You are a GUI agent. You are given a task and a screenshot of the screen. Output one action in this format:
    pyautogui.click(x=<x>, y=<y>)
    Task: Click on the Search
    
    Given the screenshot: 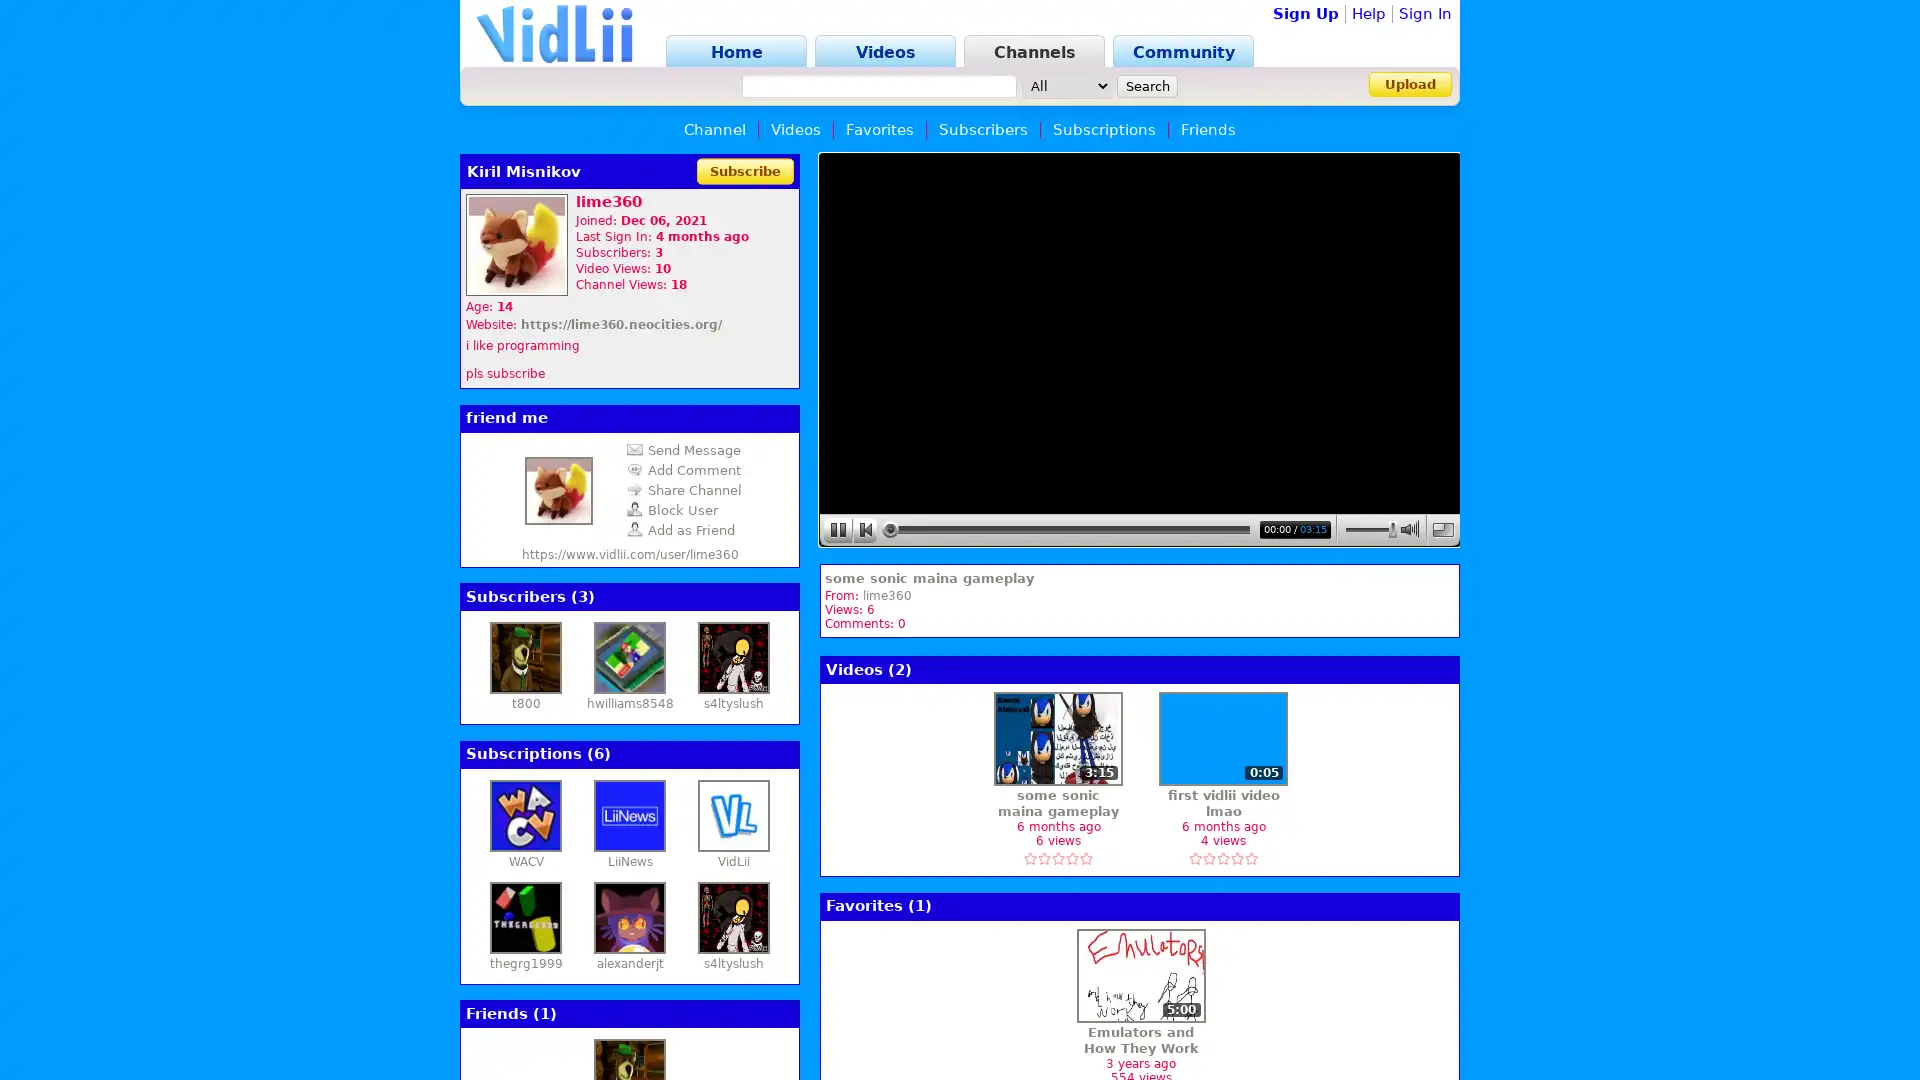 What is the action you would take?
    pyautogui.click(x=1147, y=84)
    